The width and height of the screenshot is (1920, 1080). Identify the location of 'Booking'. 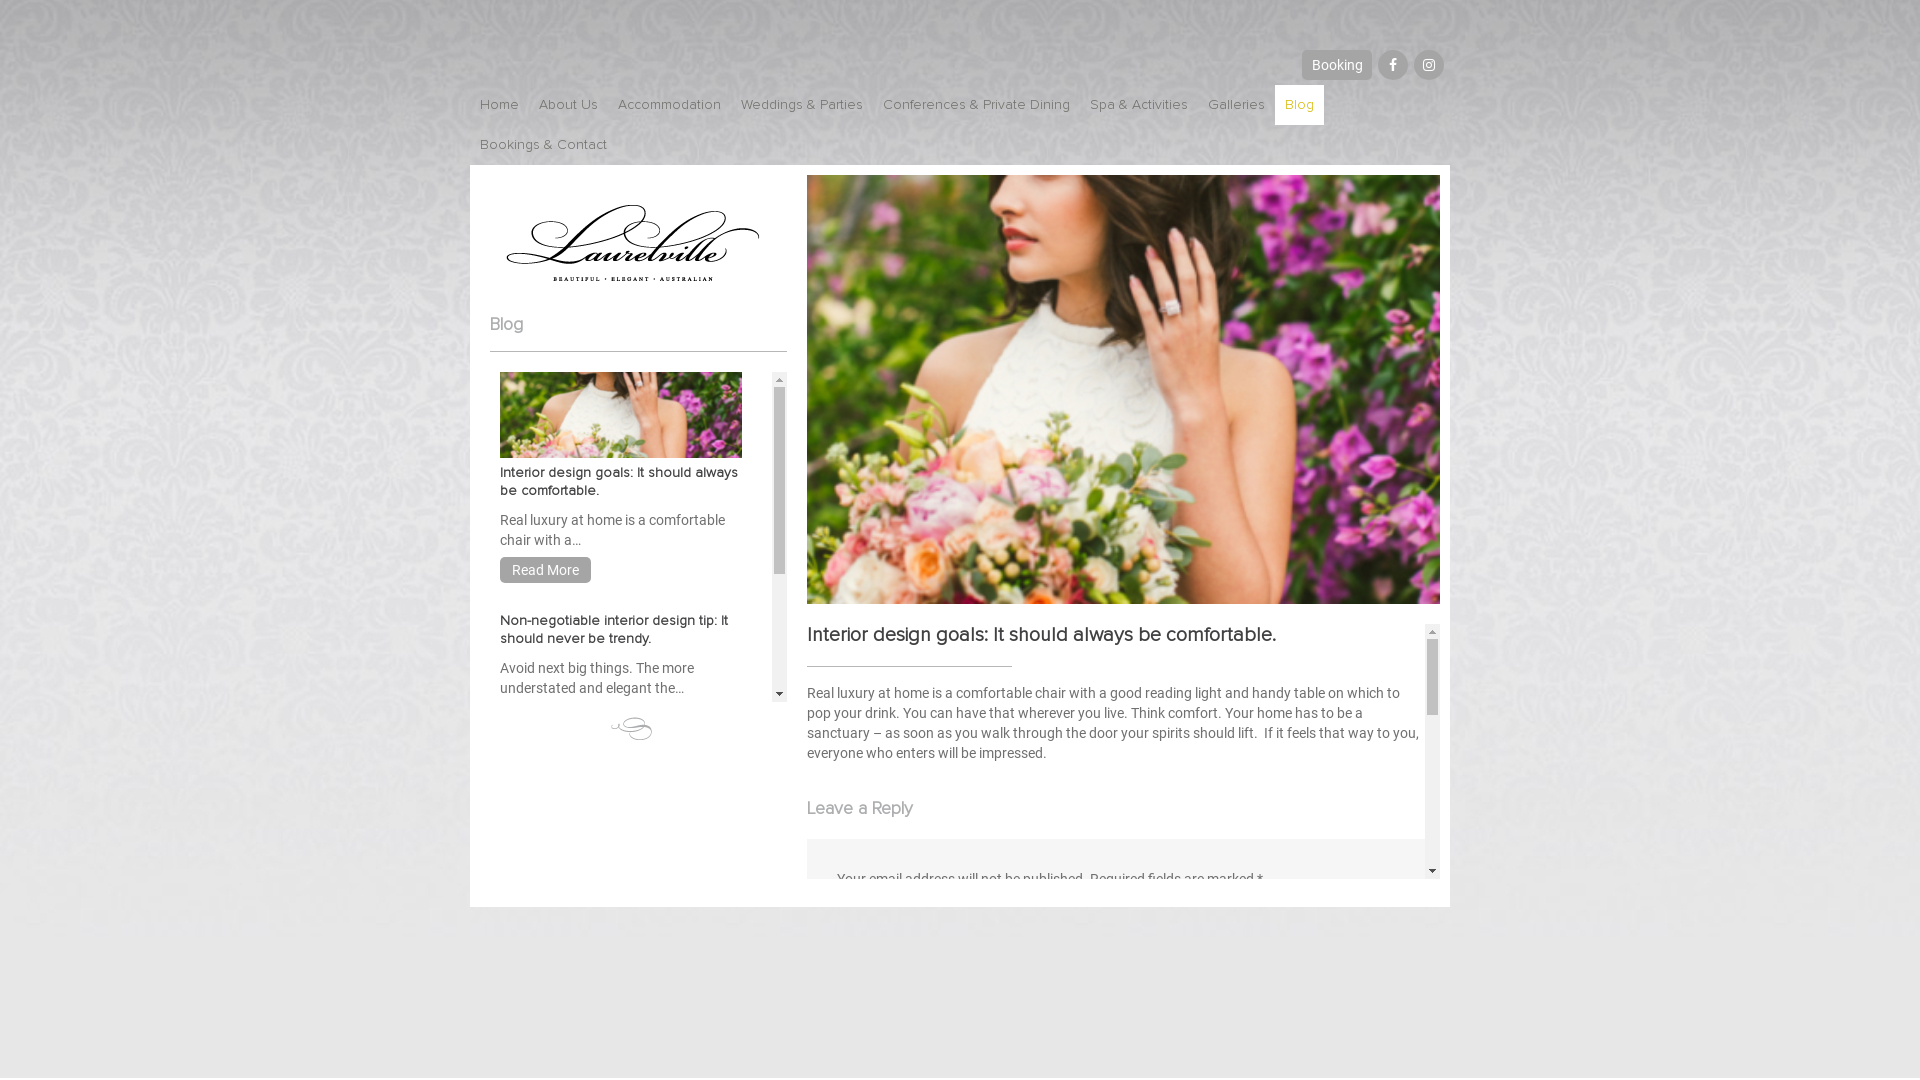
(1337, 64).